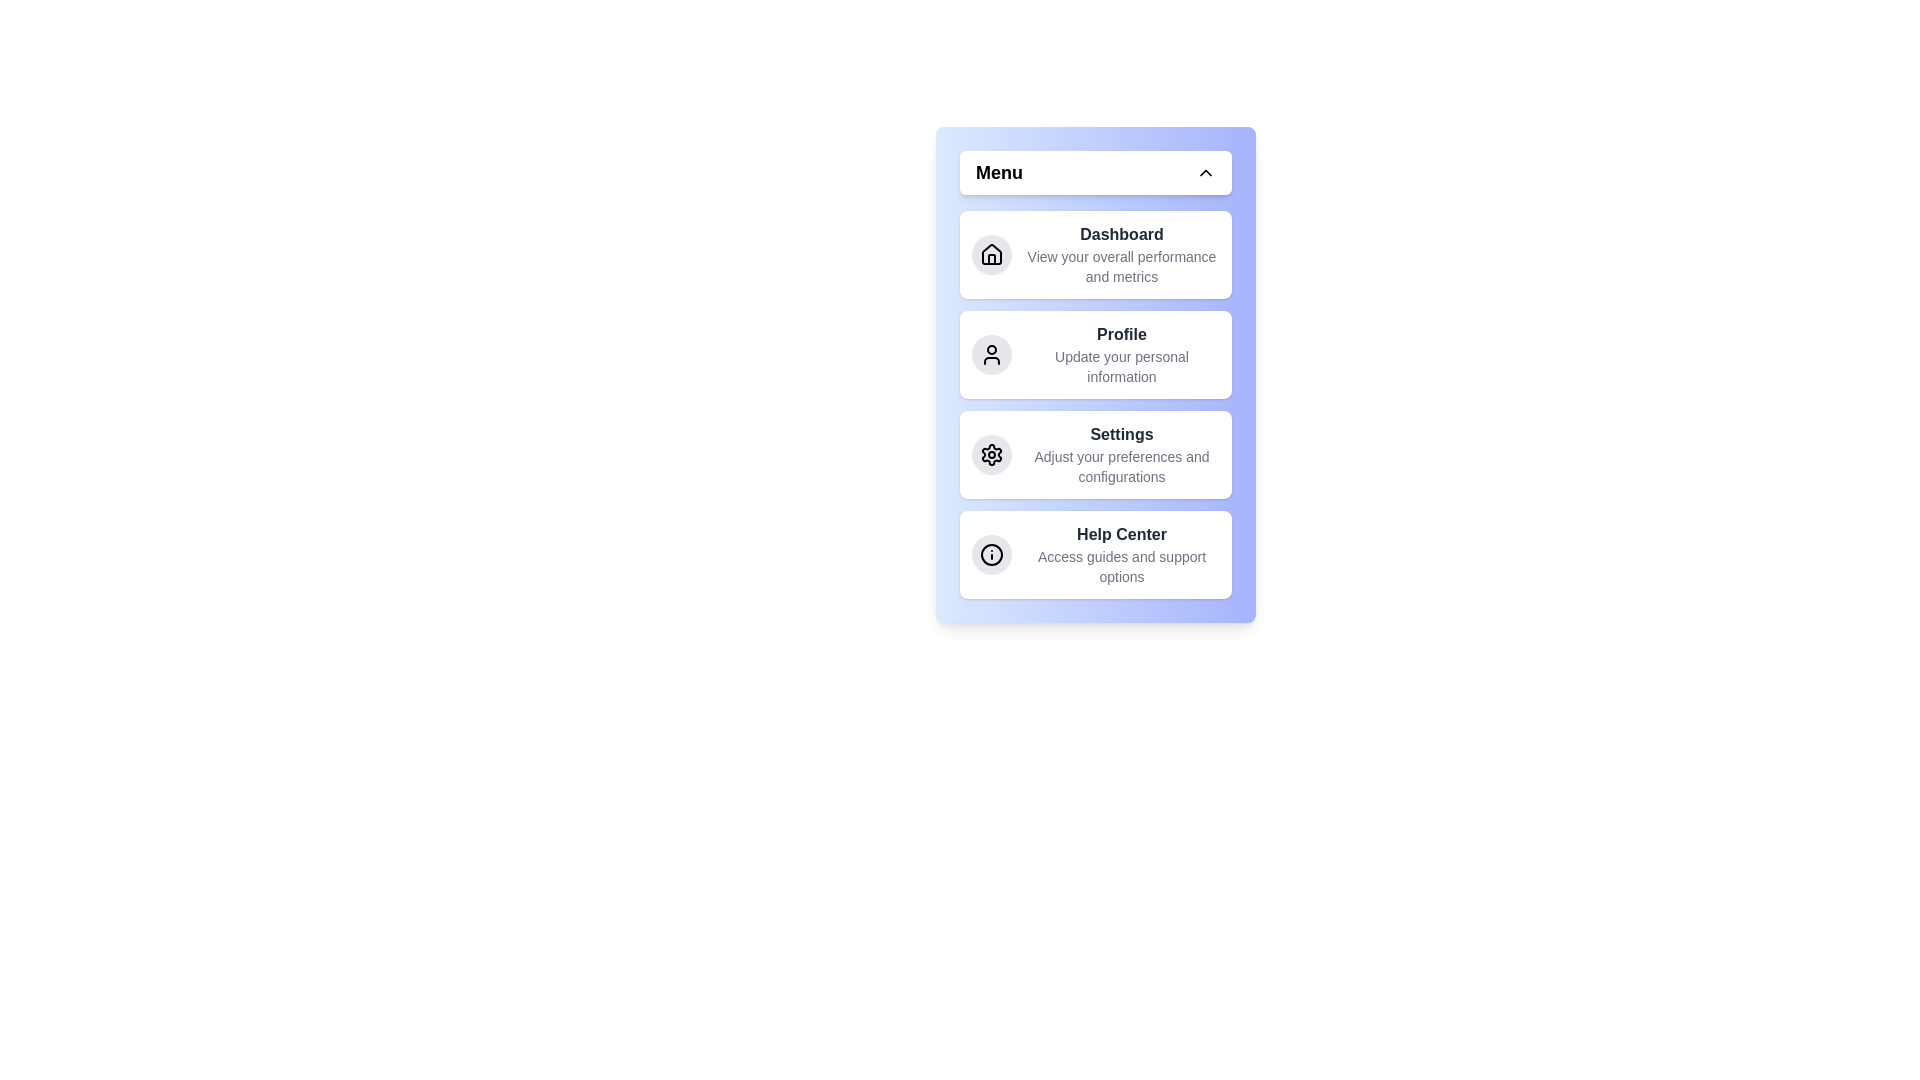 The width and height of the screenshot is (1920, 1080). I want to click on the menu item Settings to observe the hover effect, so click(1094, 455).